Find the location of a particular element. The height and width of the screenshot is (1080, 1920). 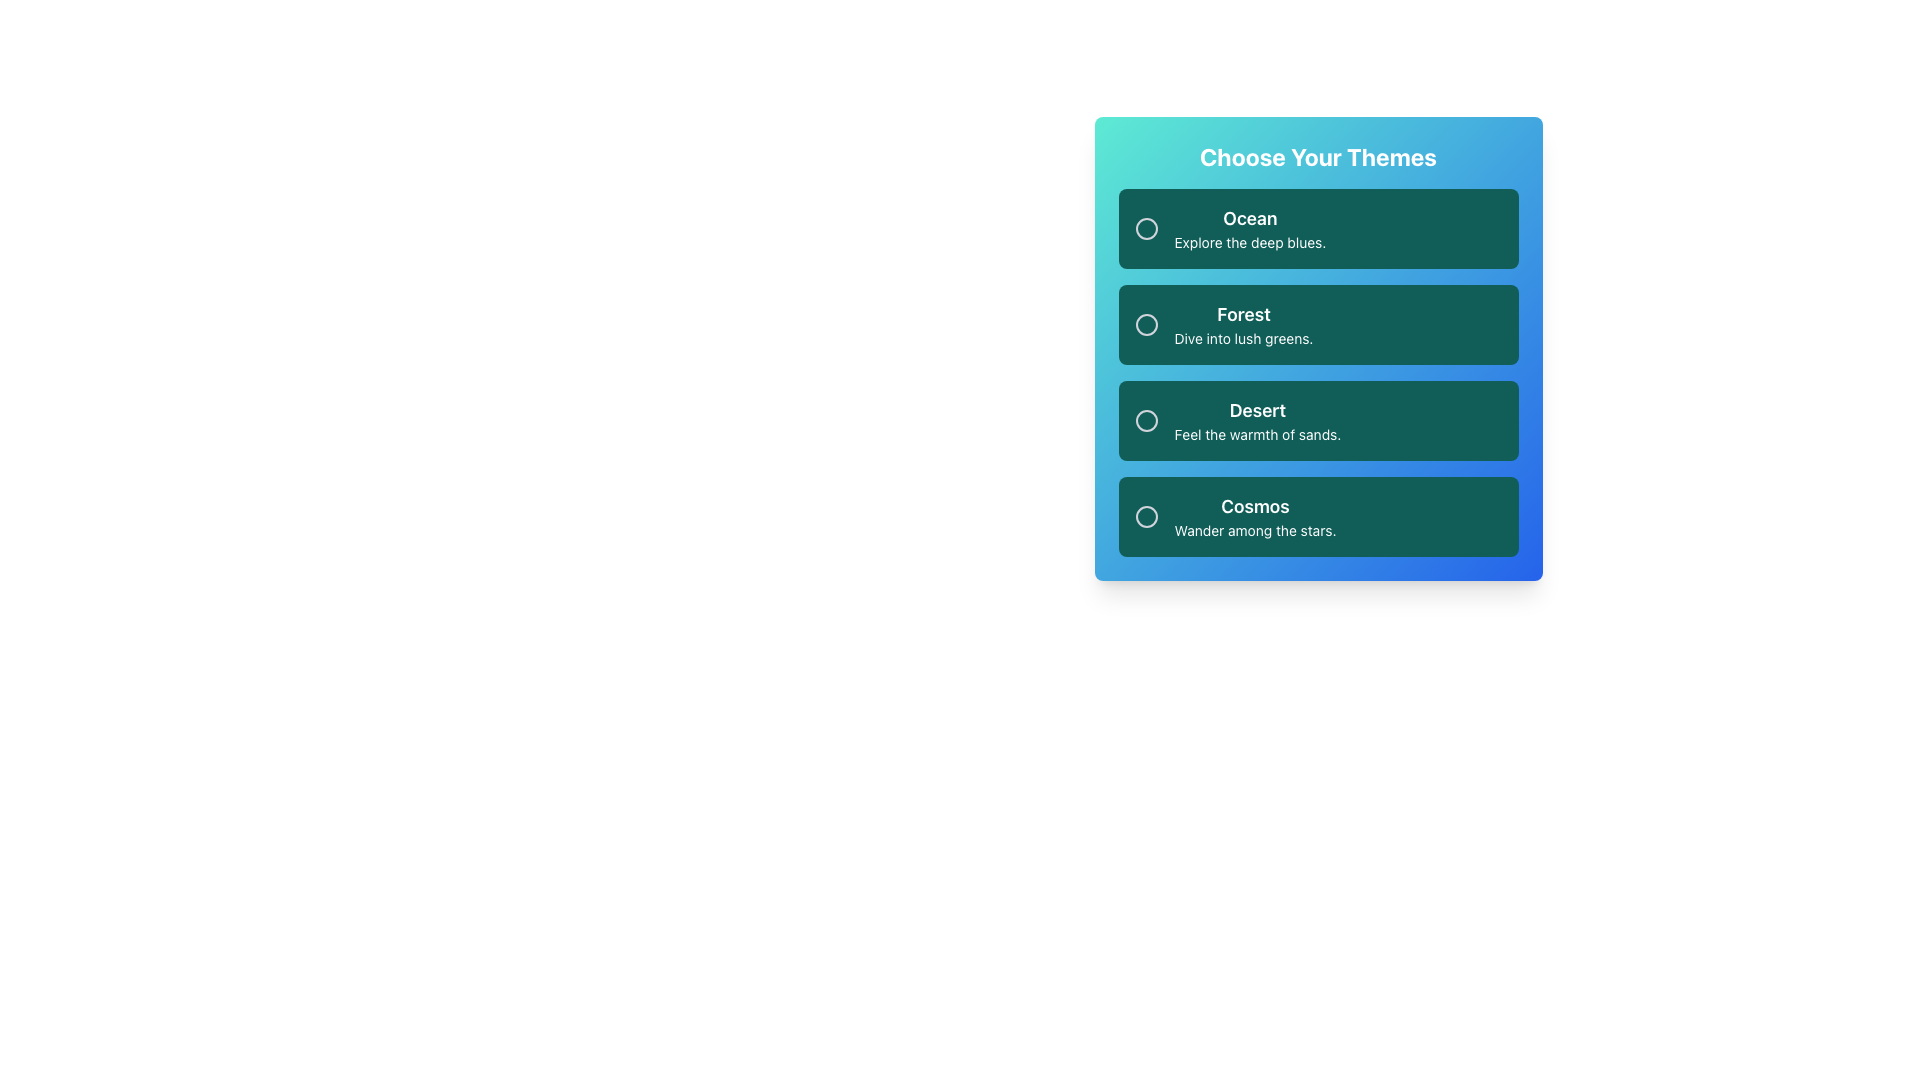

the 'Desert' theme title text label, which is horizontally centered in the third card of the theme options is located at coordinates (1256, 410).